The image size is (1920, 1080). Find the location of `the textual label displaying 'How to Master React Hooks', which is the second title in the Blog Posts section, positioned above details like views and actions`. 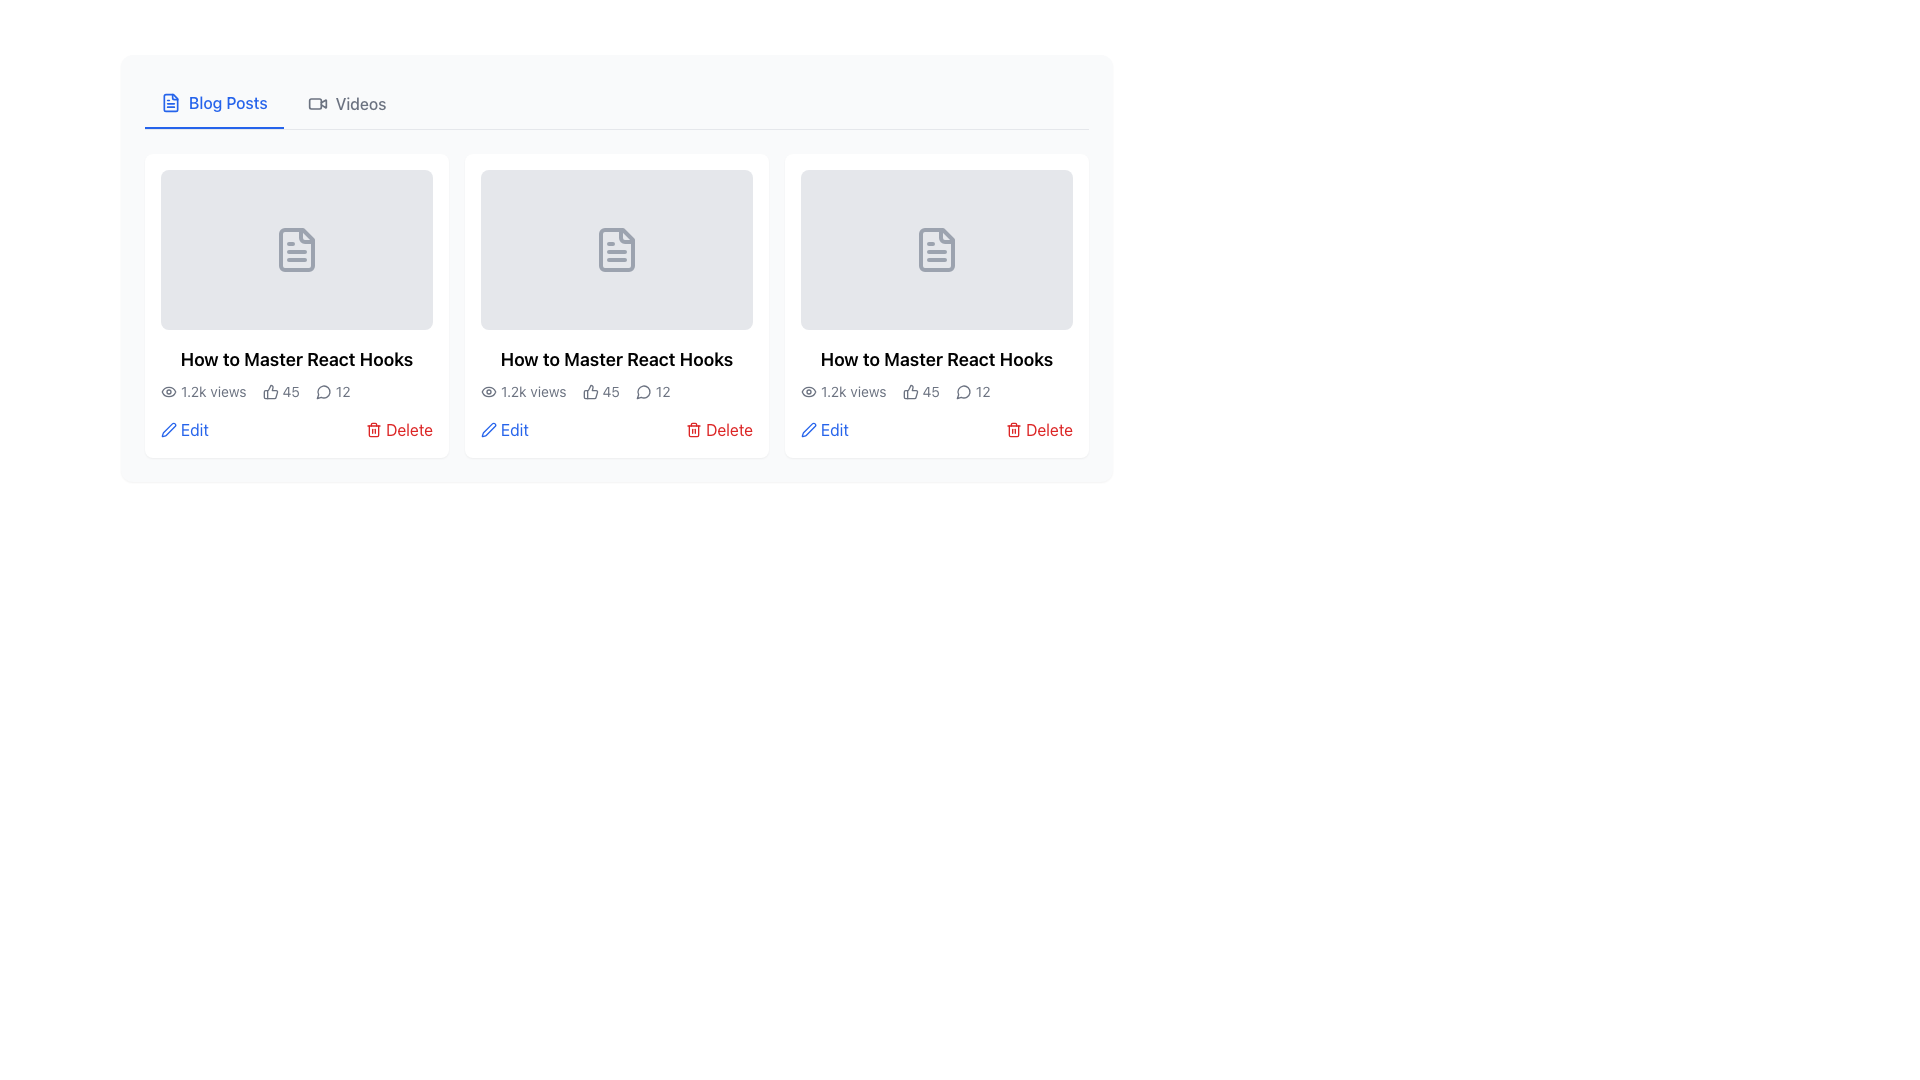

the textual label displaying 'How to Master React Hooks', which is the second title in the Blog Posts section, positioned above details like views and actions is located at coordinates (935, 358).